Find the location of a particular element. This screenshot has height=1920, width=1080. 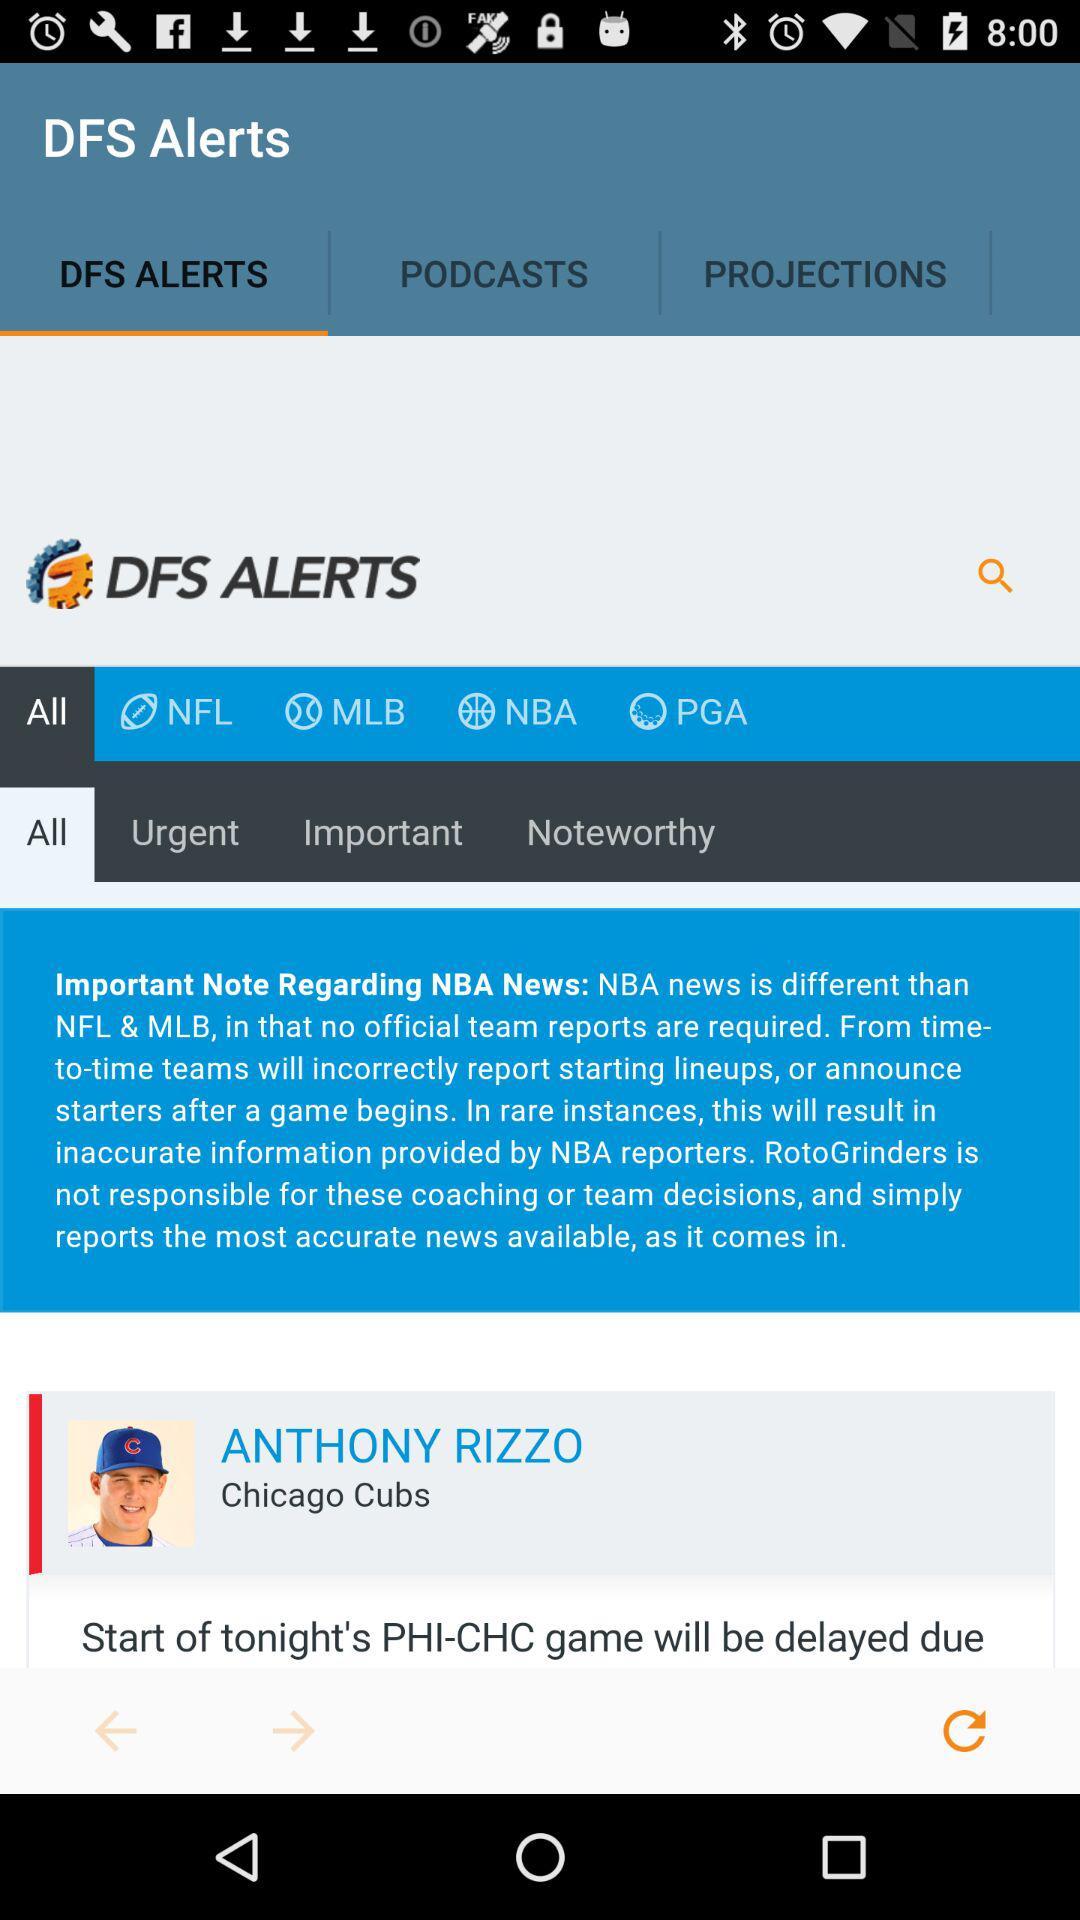

refresh page is located at coordinates (963, 1730).